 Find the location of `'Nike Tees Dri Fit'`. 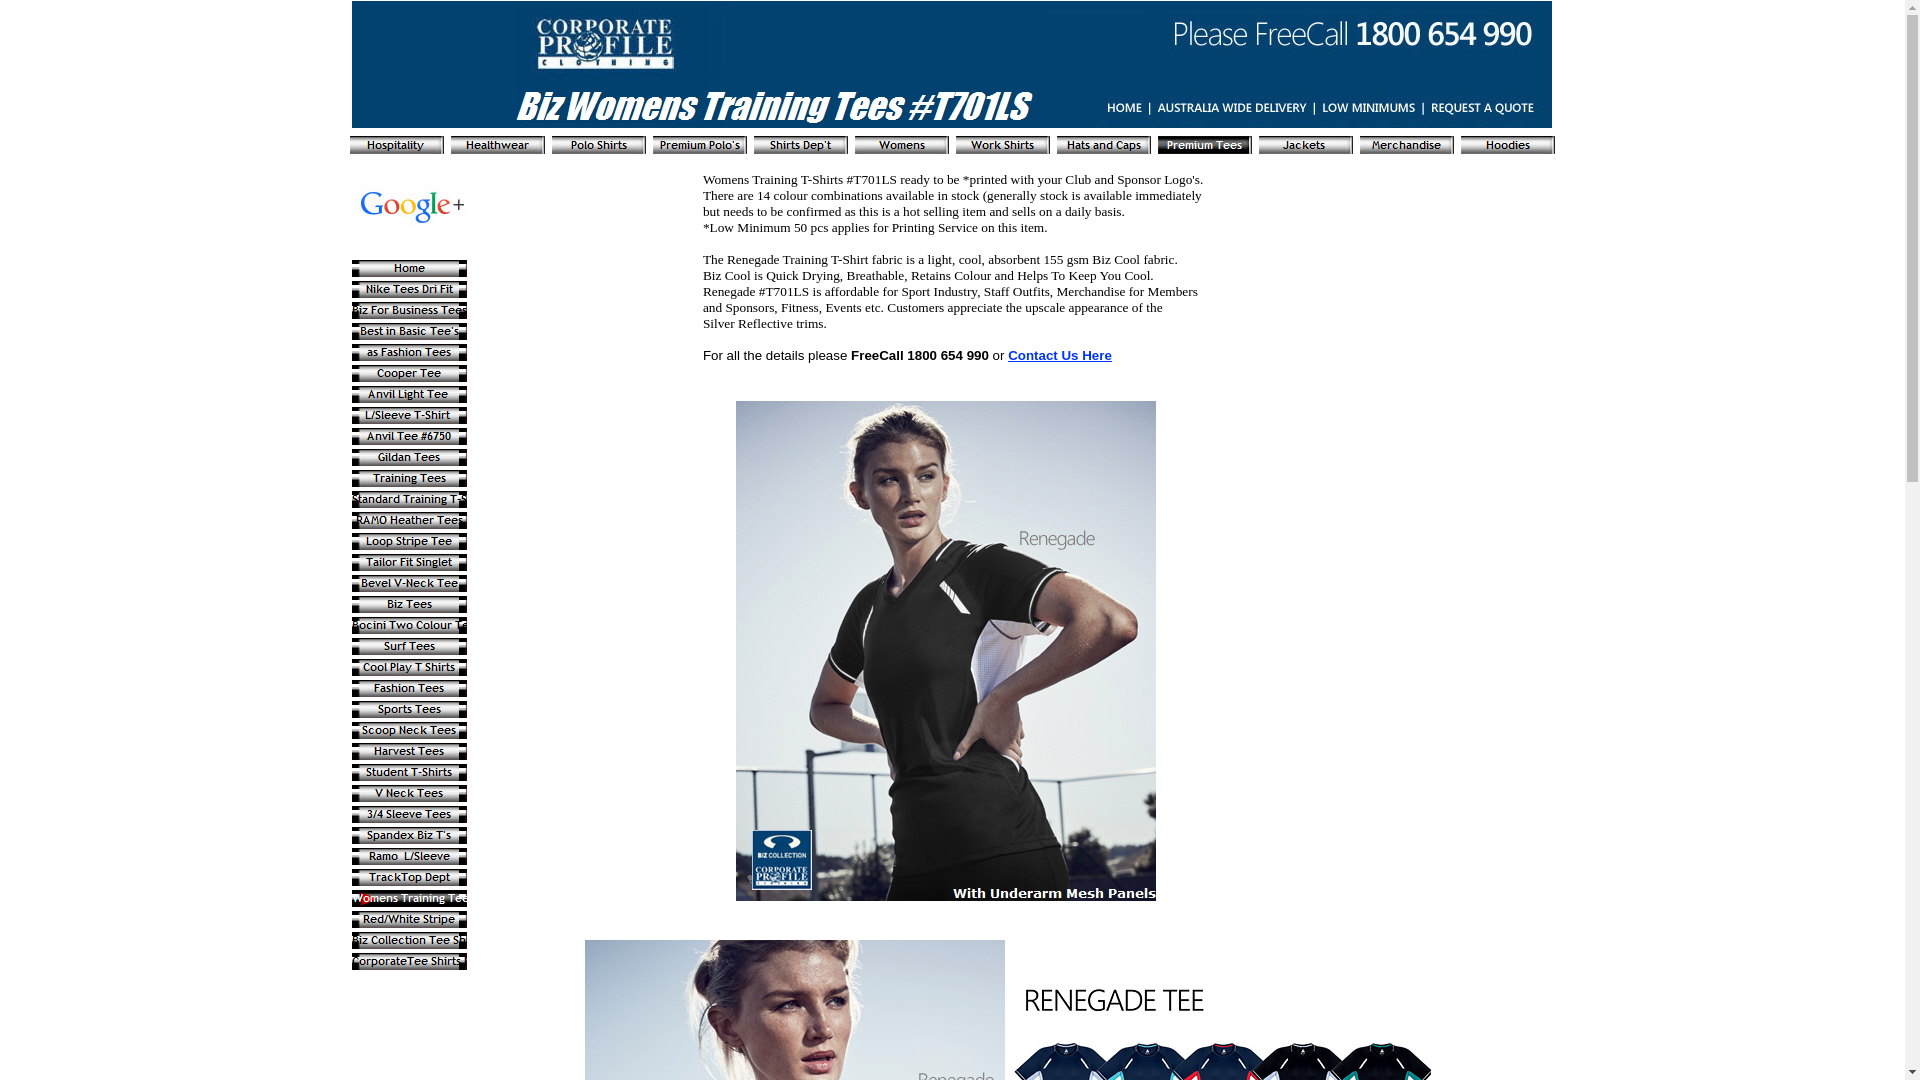

'Nike Tees Dri Fit' is located at coordinates (408, 289).